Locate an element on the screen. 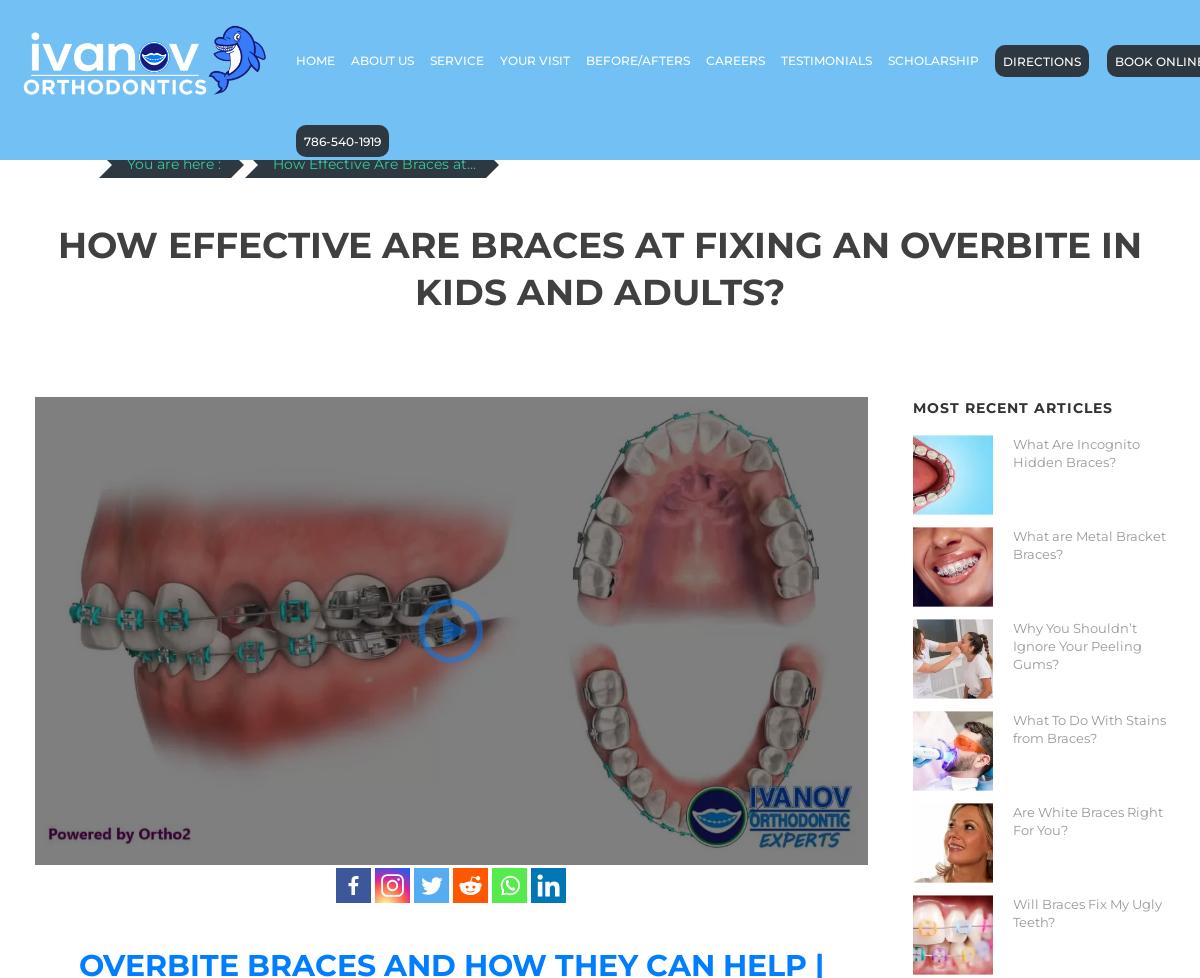 This screenshot has height=978, width=1200. 'Most Recent Articles' is located at coordinates (1011, 406).